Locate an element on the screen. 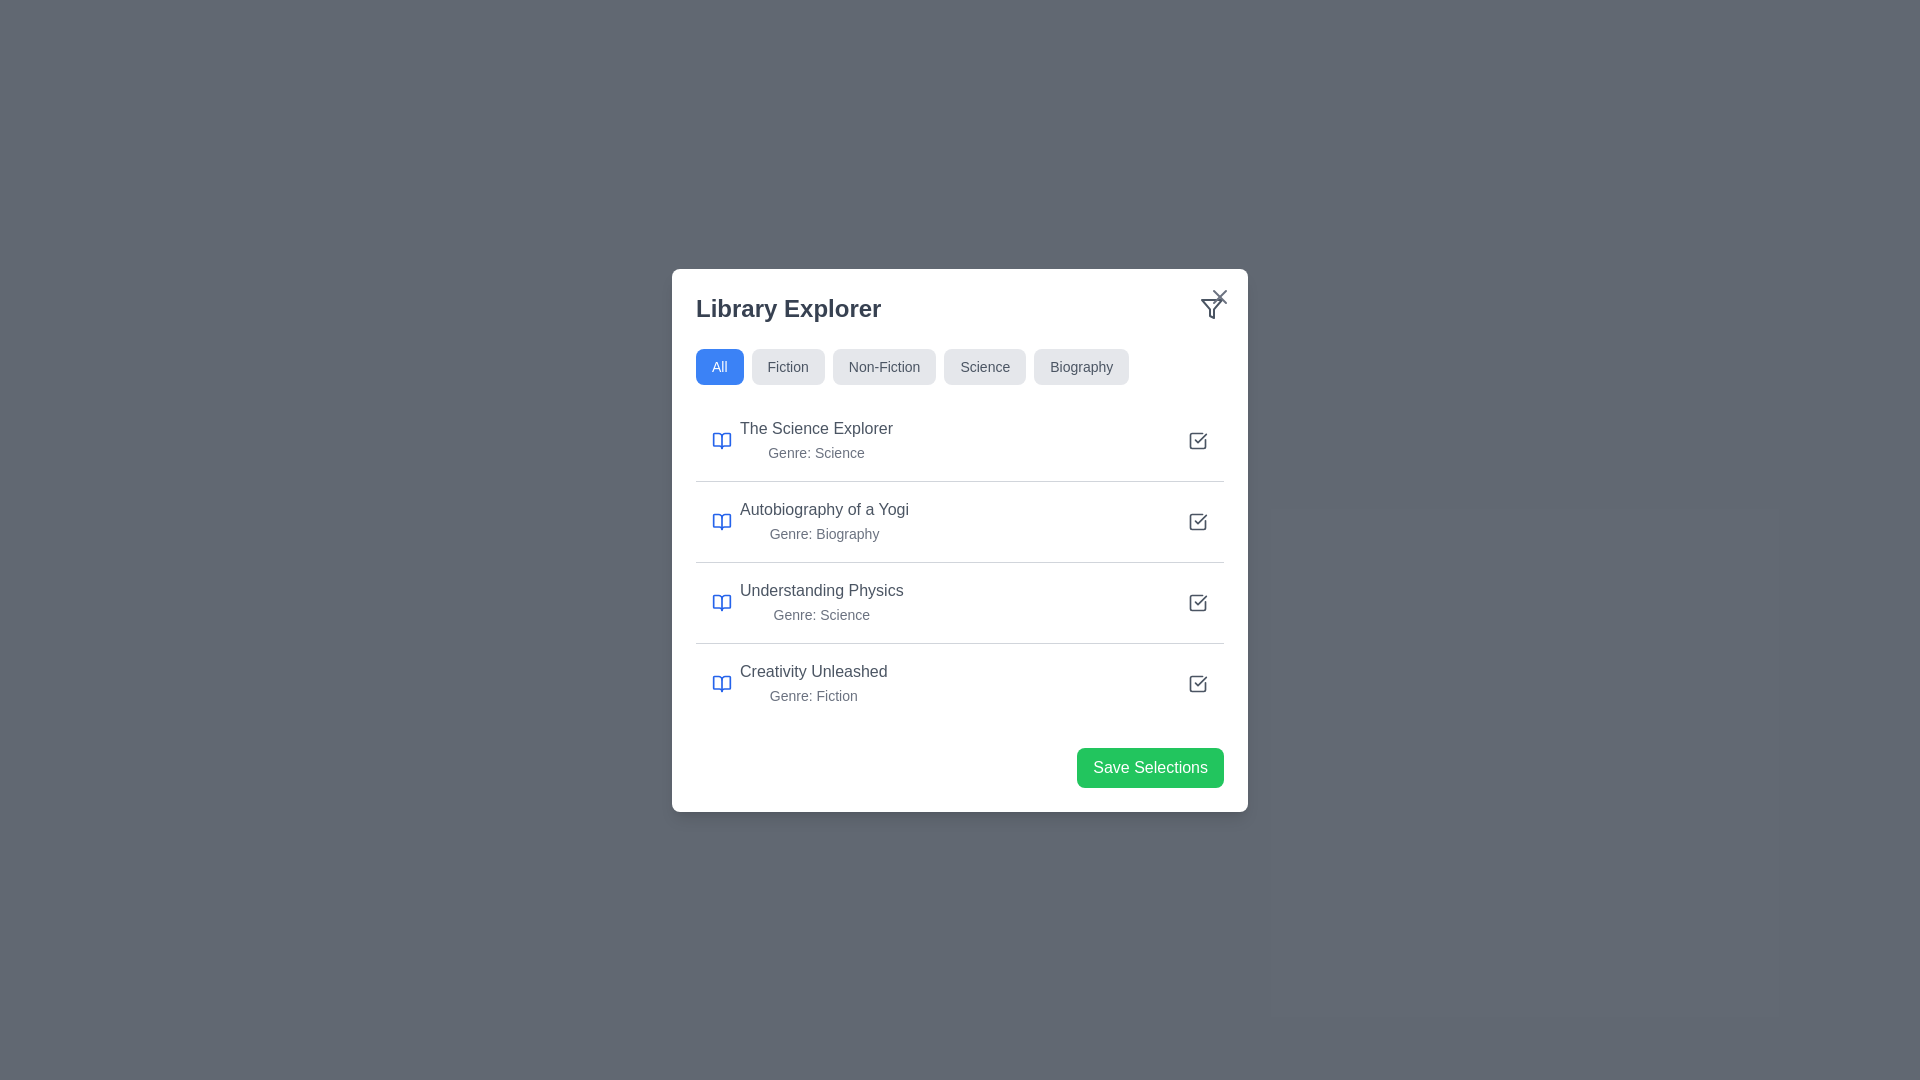 Image resolution: width=1920 pixels, height=1080 pixels. the text block displaying 'Creativity Unleashed' and 'Genre: Fiction' in the 'Library Explorer' section, which is the fourth item in a vertical list is located at coordinates (813, 682).